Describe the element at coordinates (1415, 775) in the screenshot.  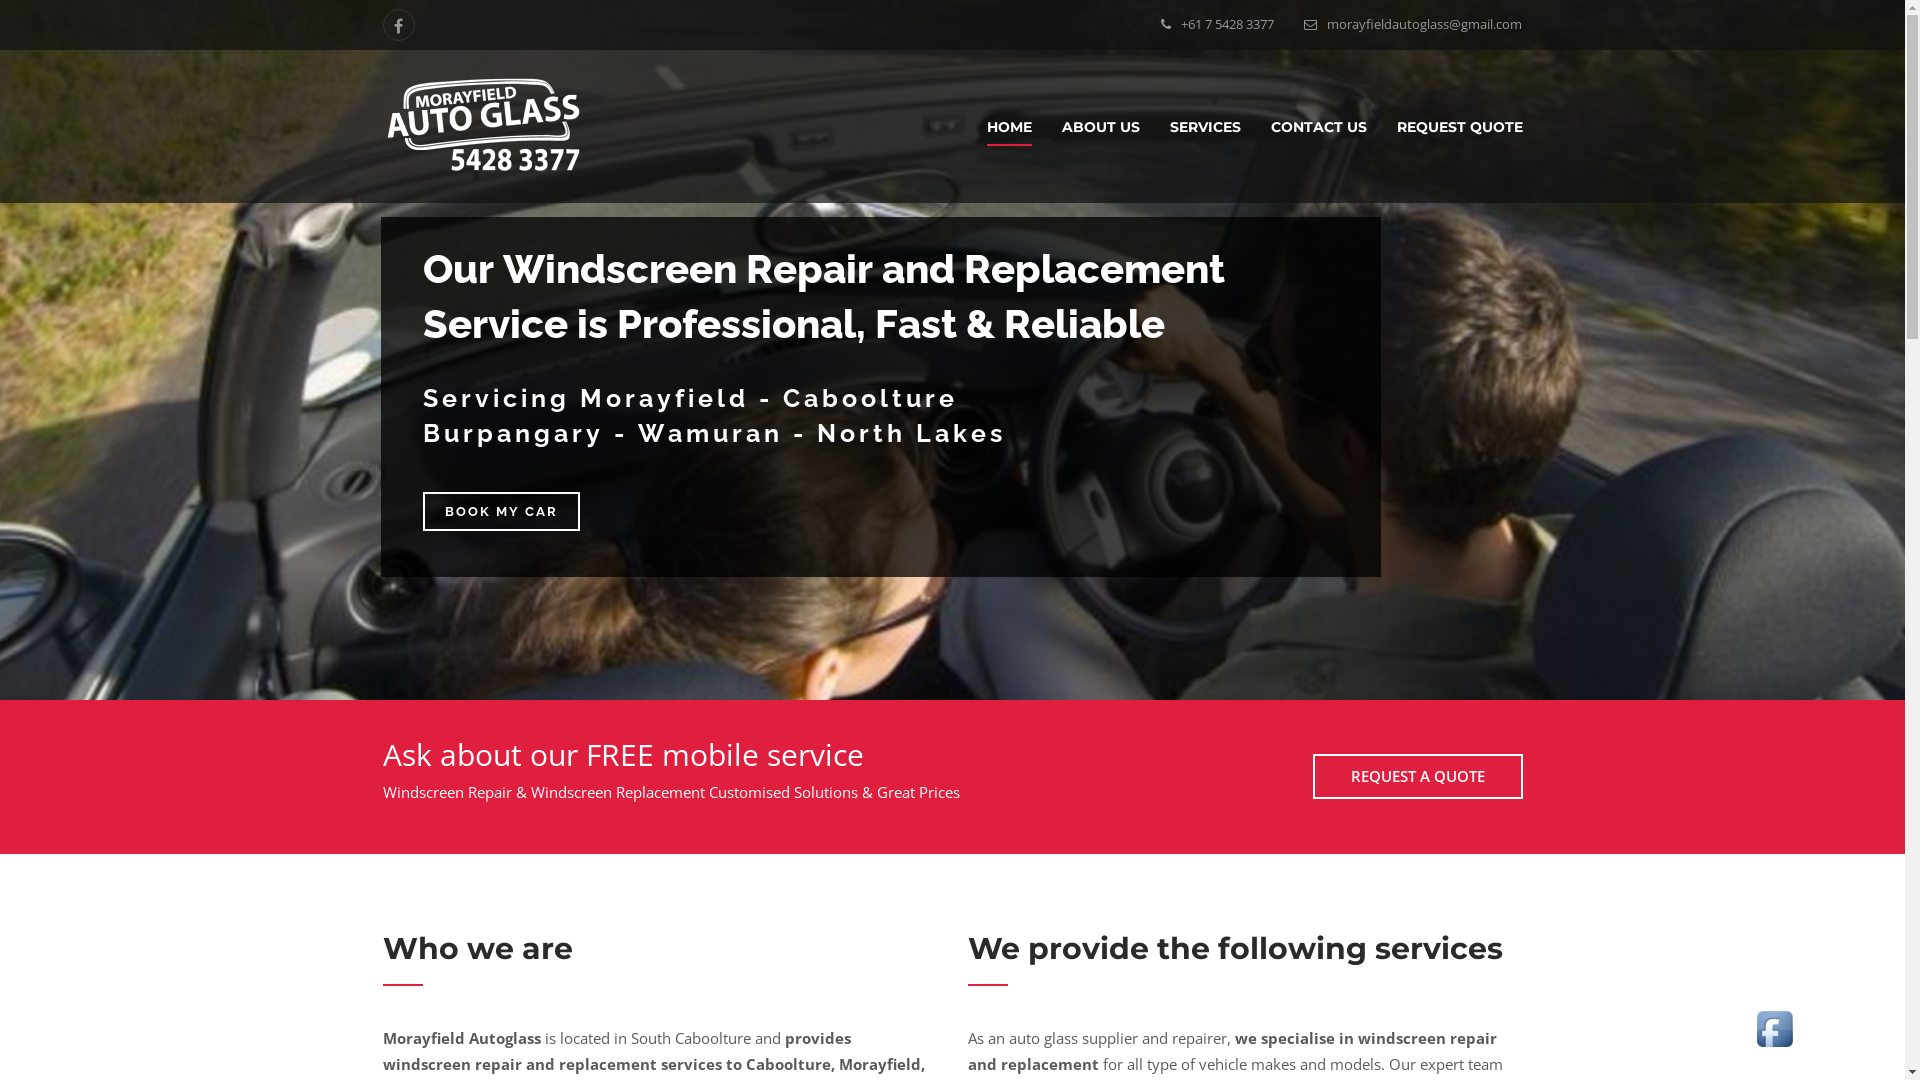
I see `'REQUEST A QUOTE` at that location.